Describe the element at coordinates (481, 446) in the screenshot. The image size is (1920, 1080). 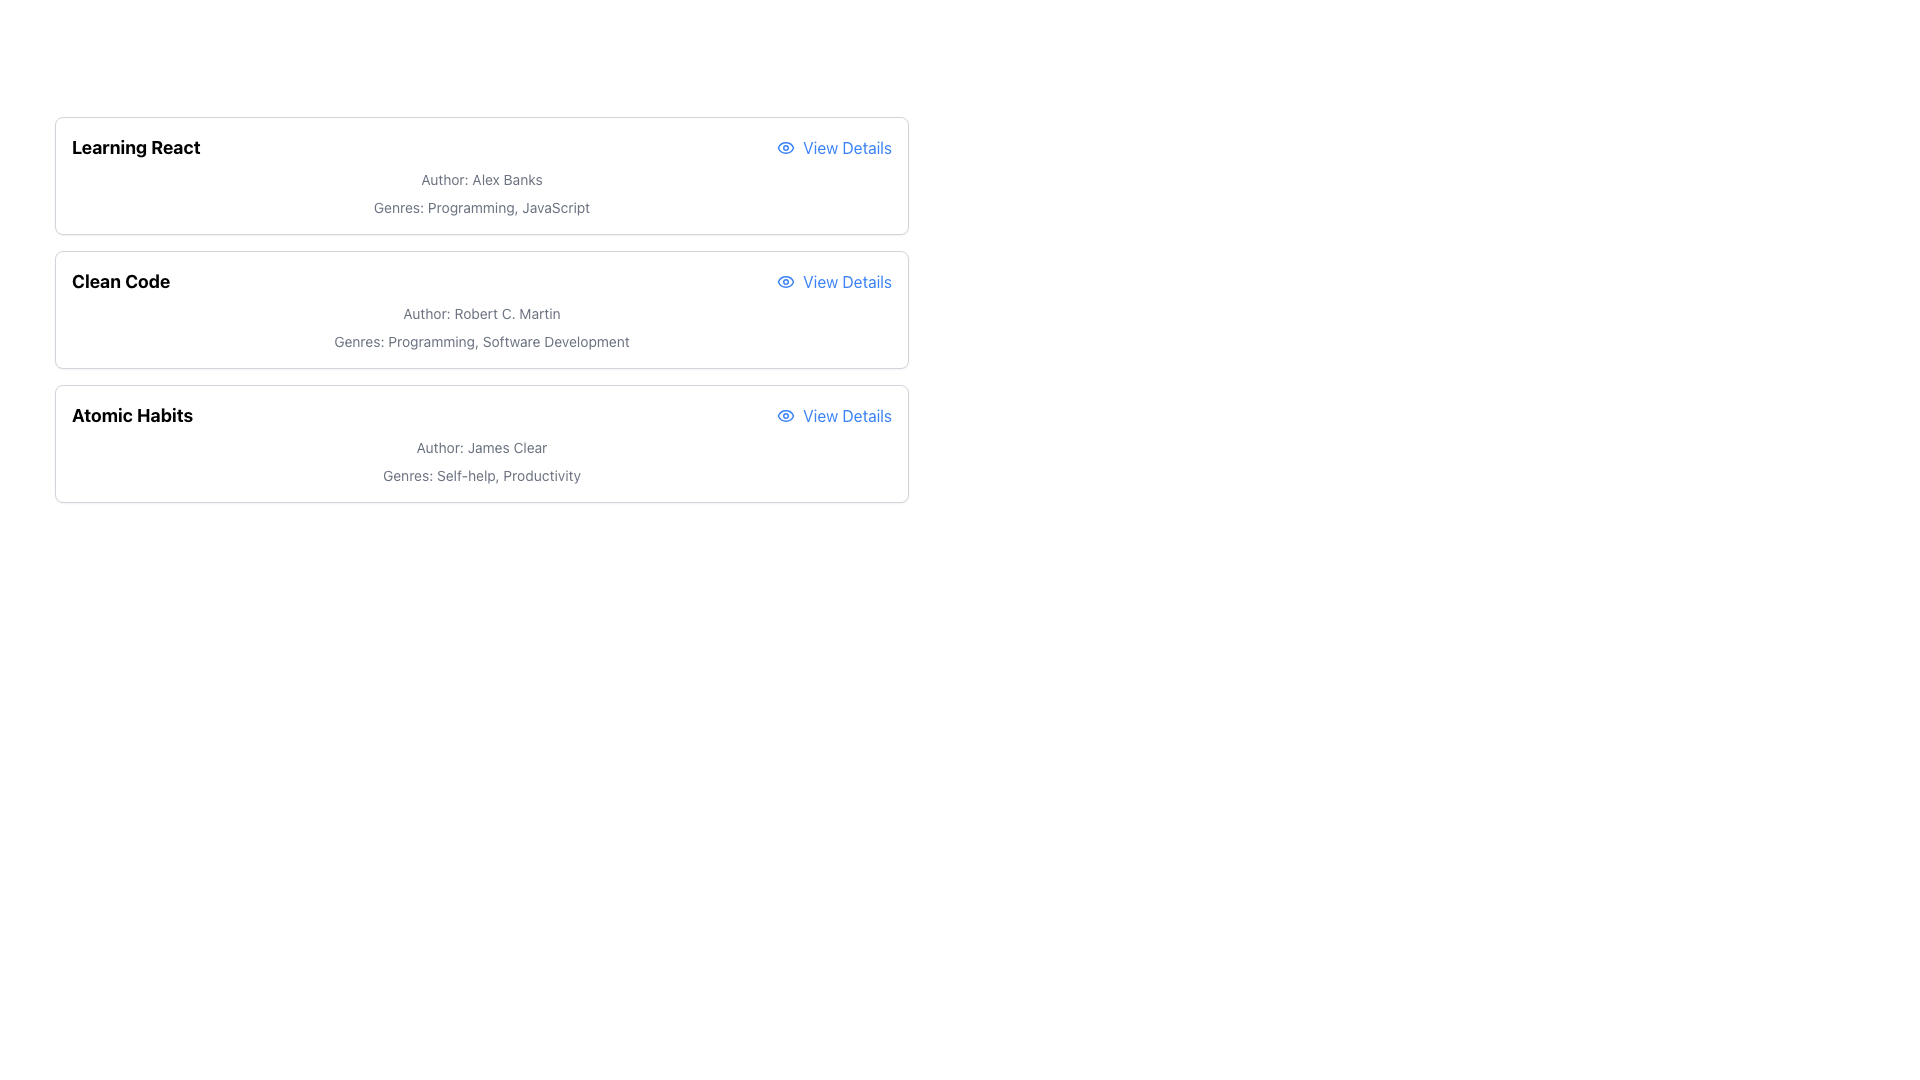
I see `the text element displaying 'Author: James Clear', which is styled in a small gray font and located within the book details card for 'Atomic Habits'` at that location.